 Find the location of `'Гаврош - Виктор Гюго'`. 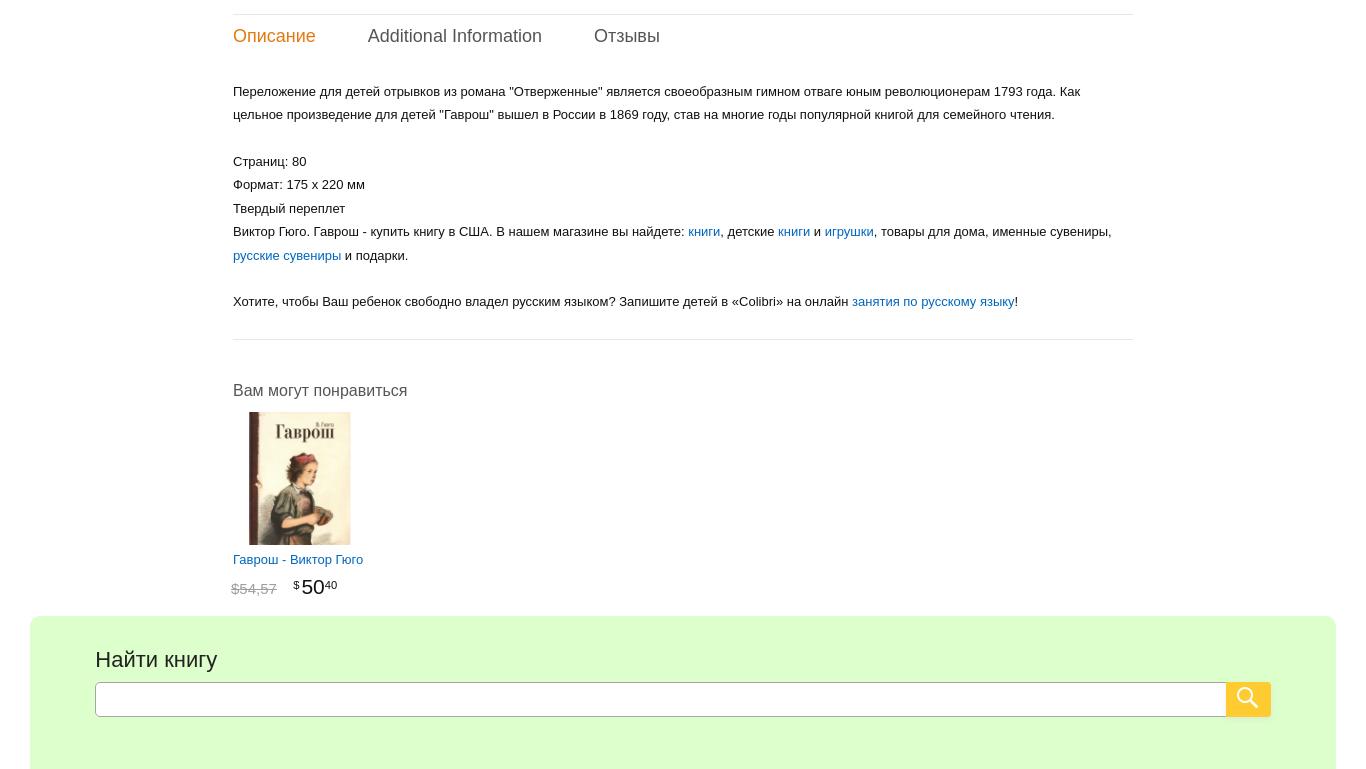

'Гаврош - Виктор Гюго' is located at coordinates (298, 558).